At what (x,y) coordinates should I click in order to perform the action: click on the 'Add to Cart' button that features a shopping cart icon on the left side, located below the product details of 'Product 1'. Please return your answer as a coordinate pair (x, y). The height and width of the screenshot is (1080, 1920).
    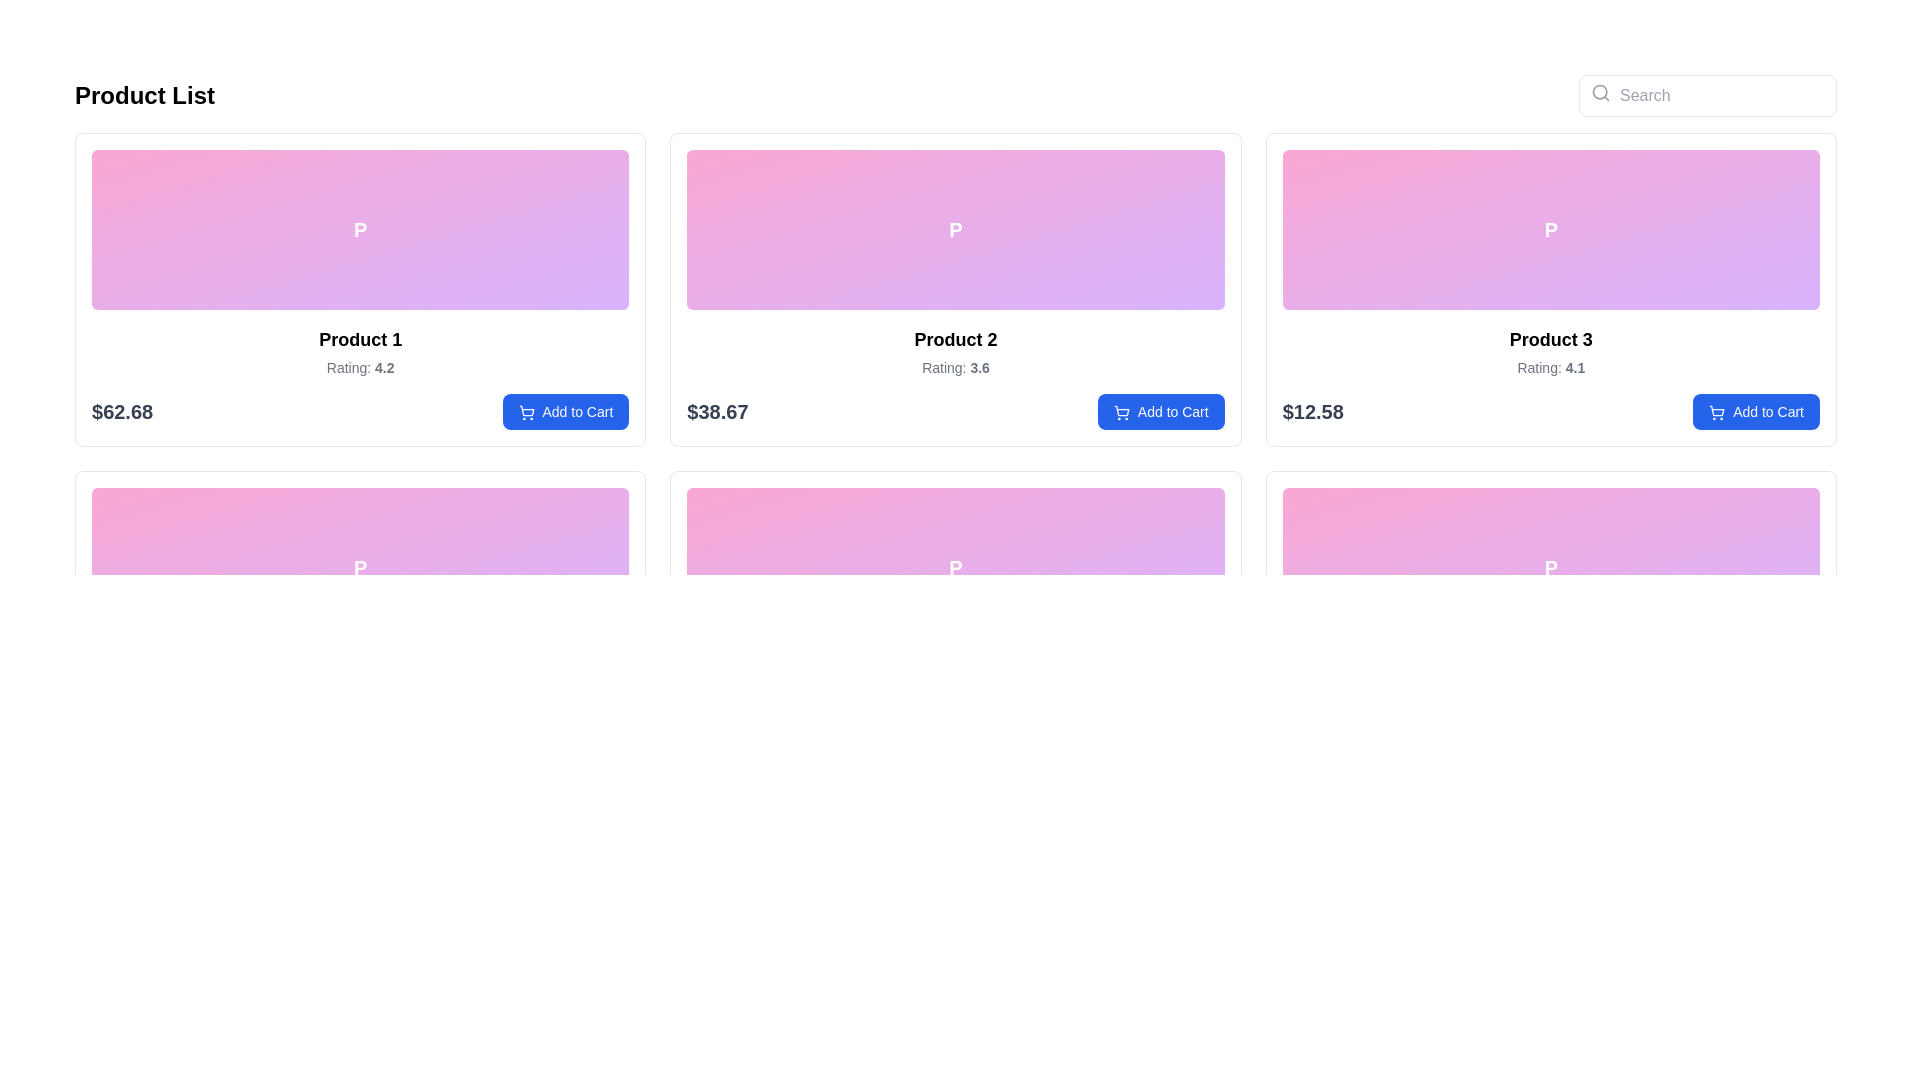
    Looking at the image, I should click on (526, 412).